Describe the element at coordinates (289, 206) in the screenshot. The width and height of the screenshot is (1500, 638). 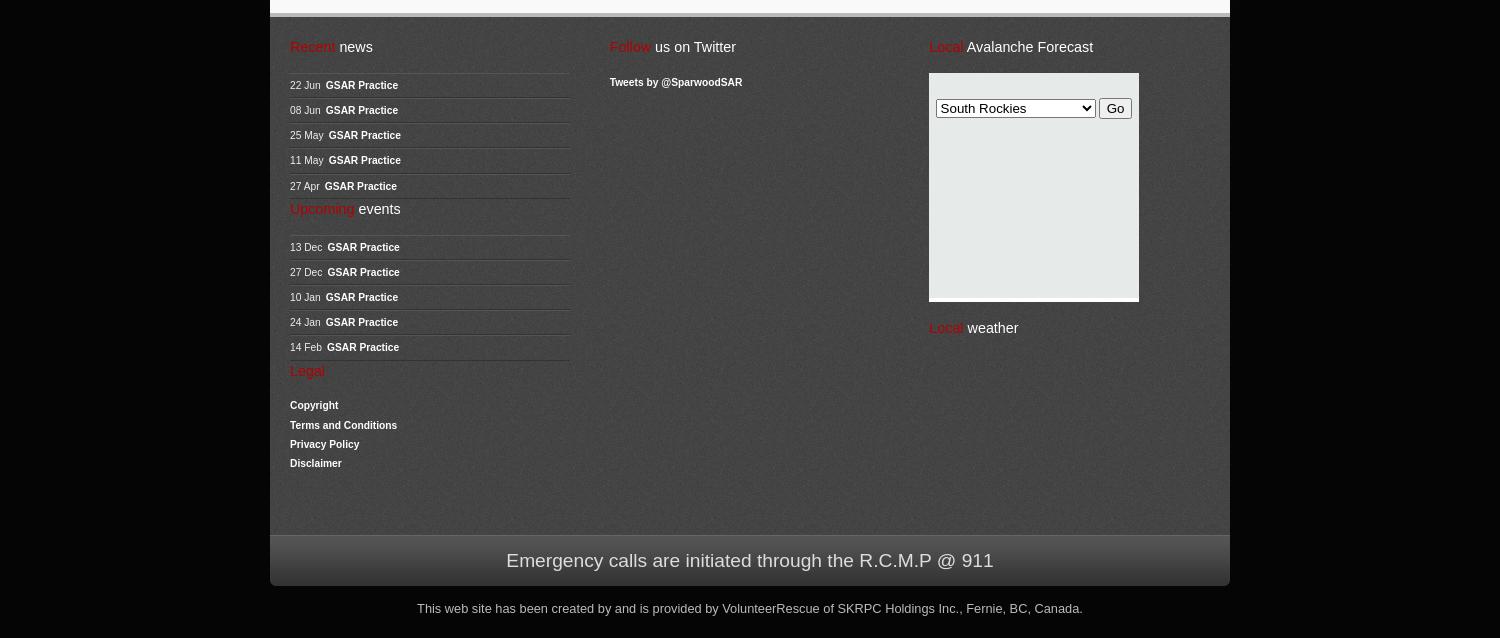
I see `'Upcoming'` at that location.